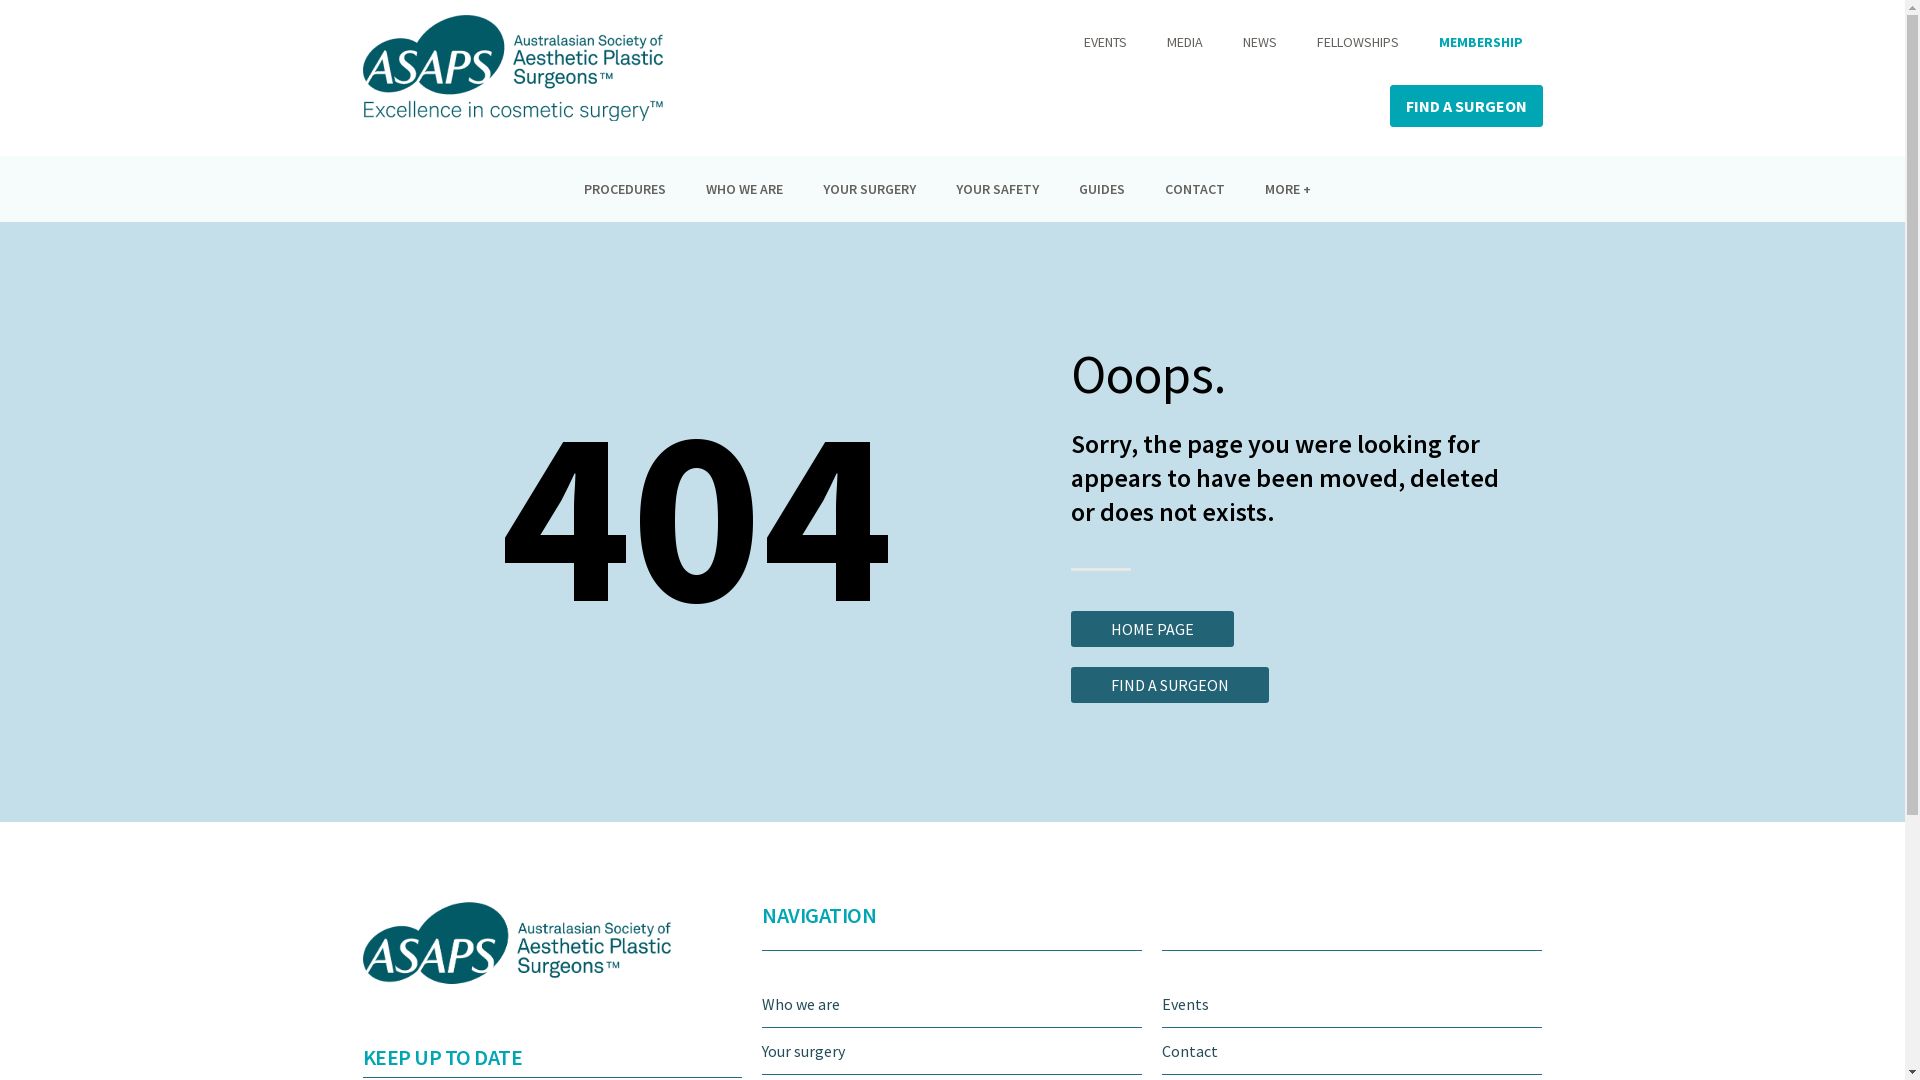 This screenshot has width=1920, height=1080. What do you see at coordinates (1195, 189) in the screenshot?
I see `'CONTACT'` at bounding box center [1195, 189].